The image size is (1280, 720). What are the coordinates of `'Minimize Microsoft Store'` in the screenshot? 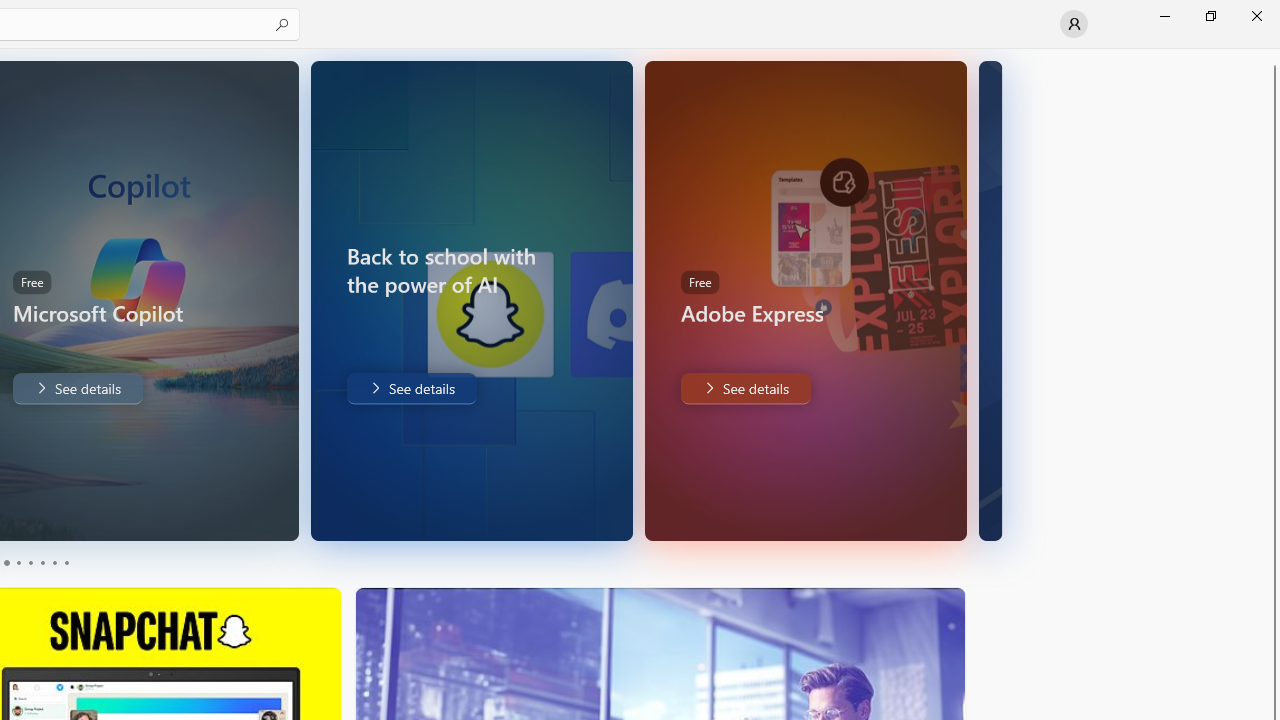 It's located at (1164, 15).